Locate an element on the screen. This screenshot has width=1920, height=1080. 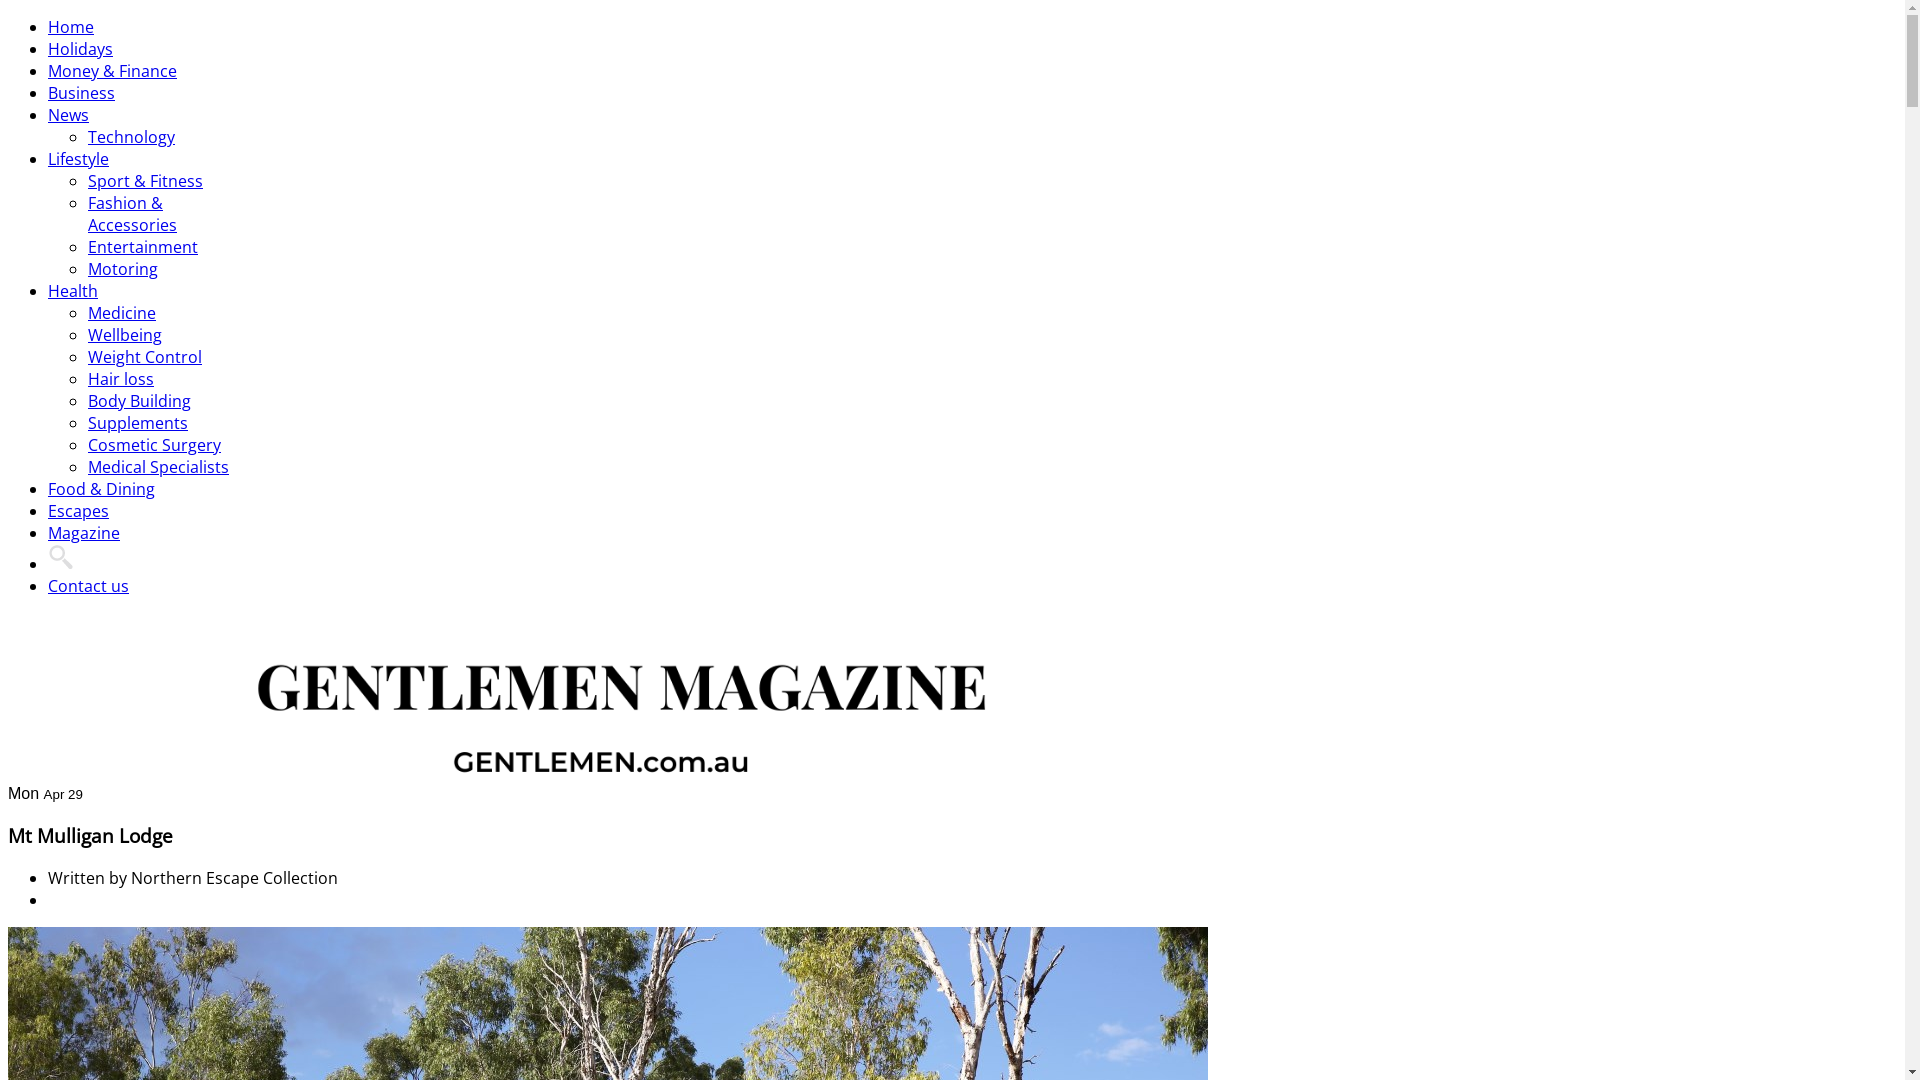
'Magazine' is located at coordinates (82, 531).